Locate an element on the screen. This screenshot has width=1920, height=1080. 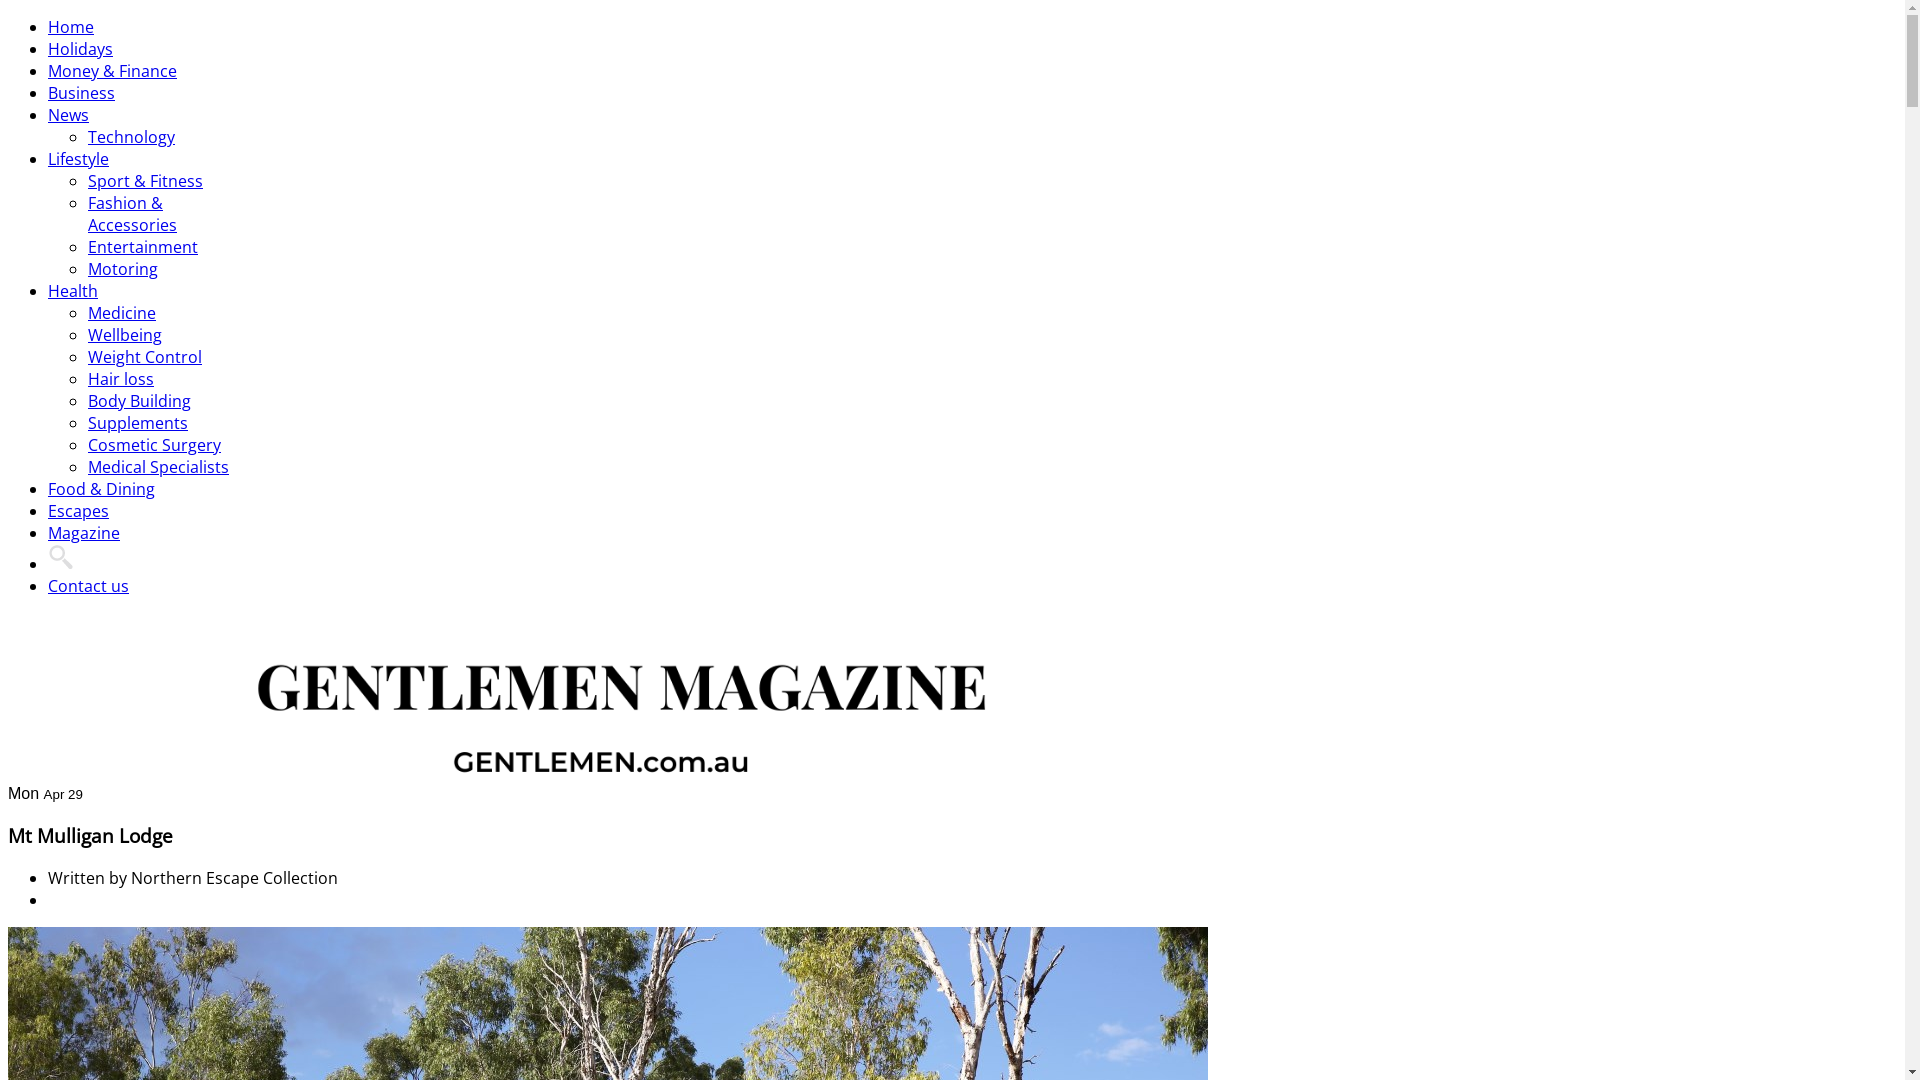
'Magazine' is located at coordinates (82, 531).